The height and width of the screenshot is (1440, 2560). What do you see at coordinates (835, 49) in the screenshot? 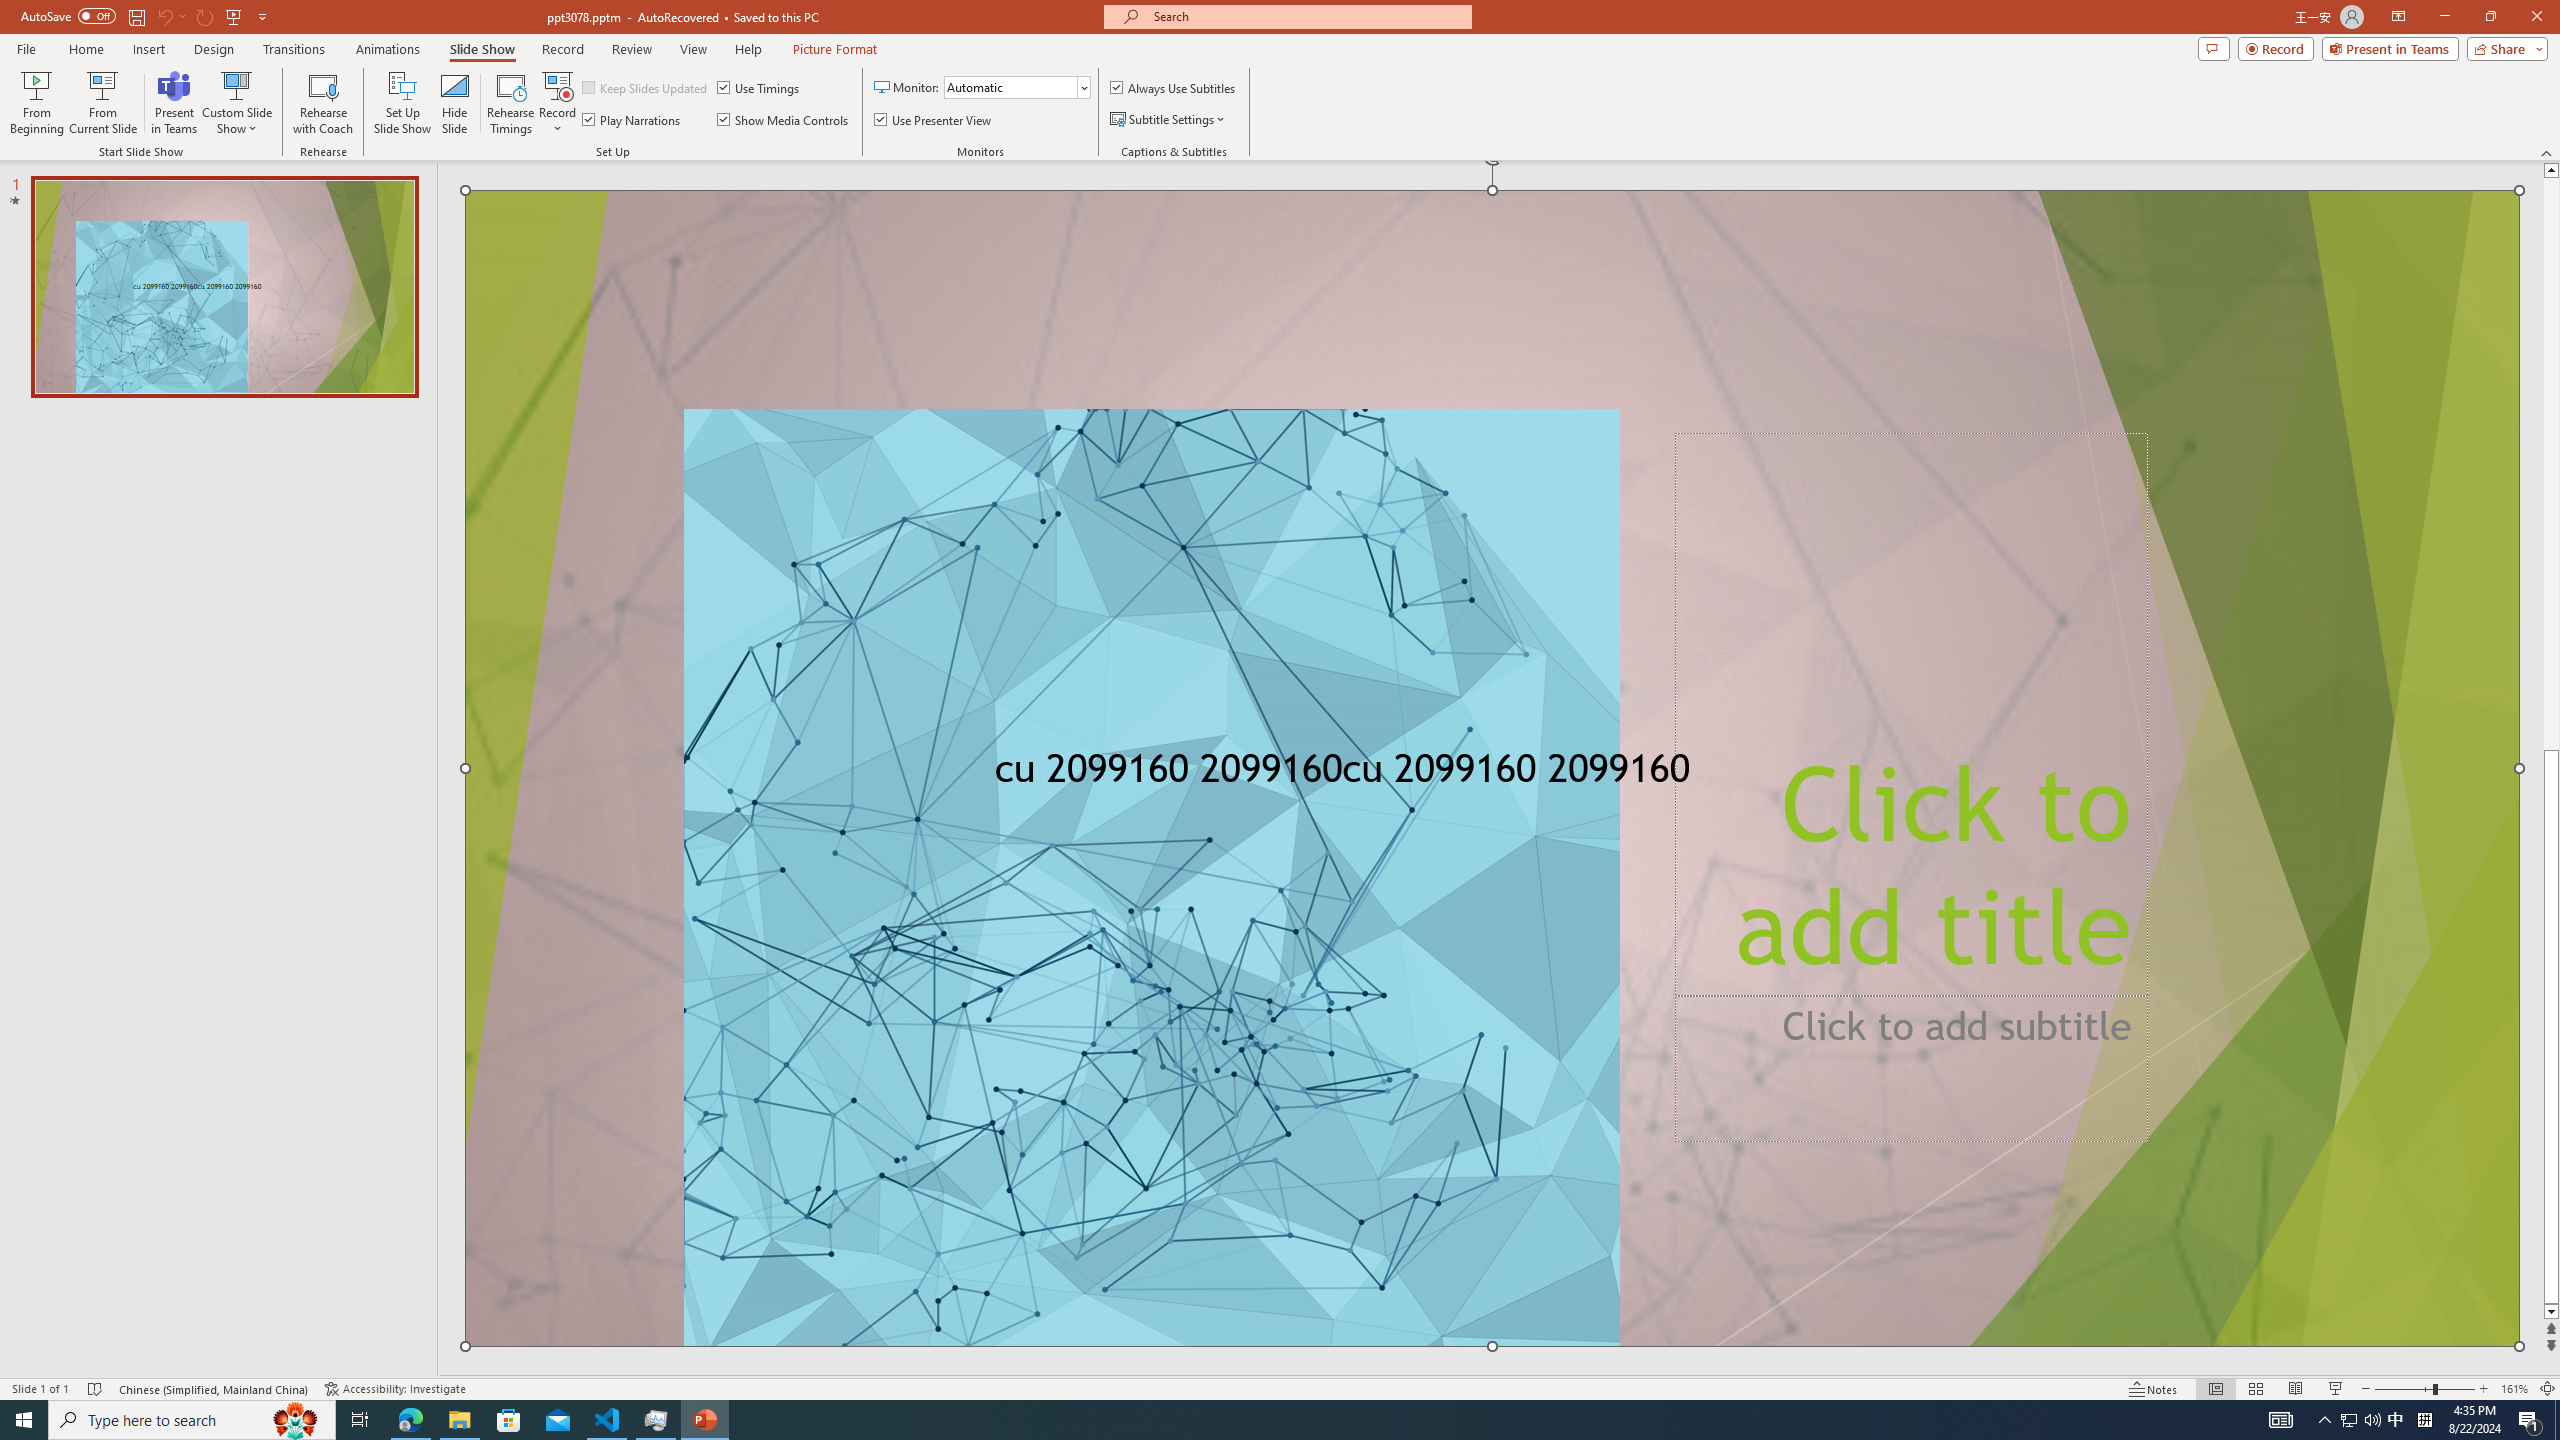
I see `'Picture Format'` at bounding box center [835, 49].